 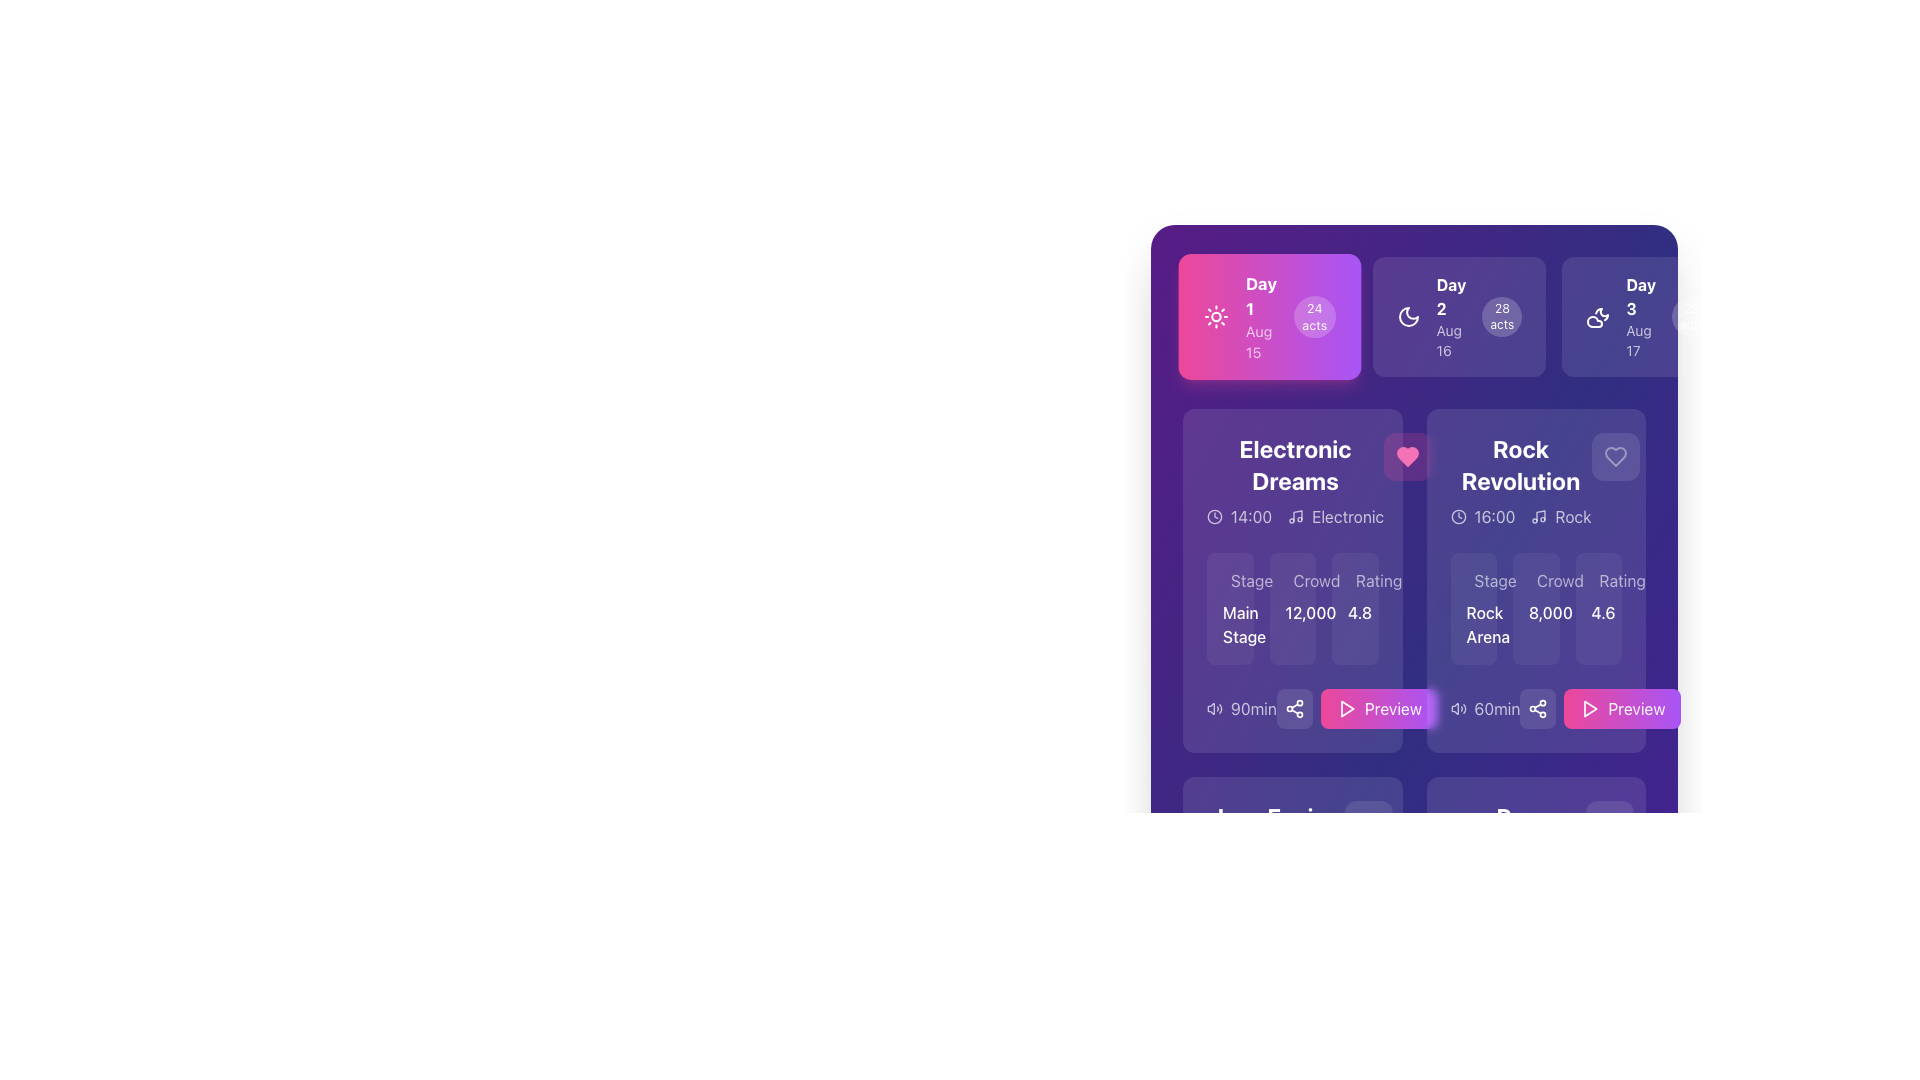 What do you see at coordinates (1229, 581) in the screenshot?
I see `the text label displaying 'Stage', which is styled in white semi-transparent color and positioned above the 'Main Stage' text in the top-left segment of the panel` at bounding box center [1229, 581].